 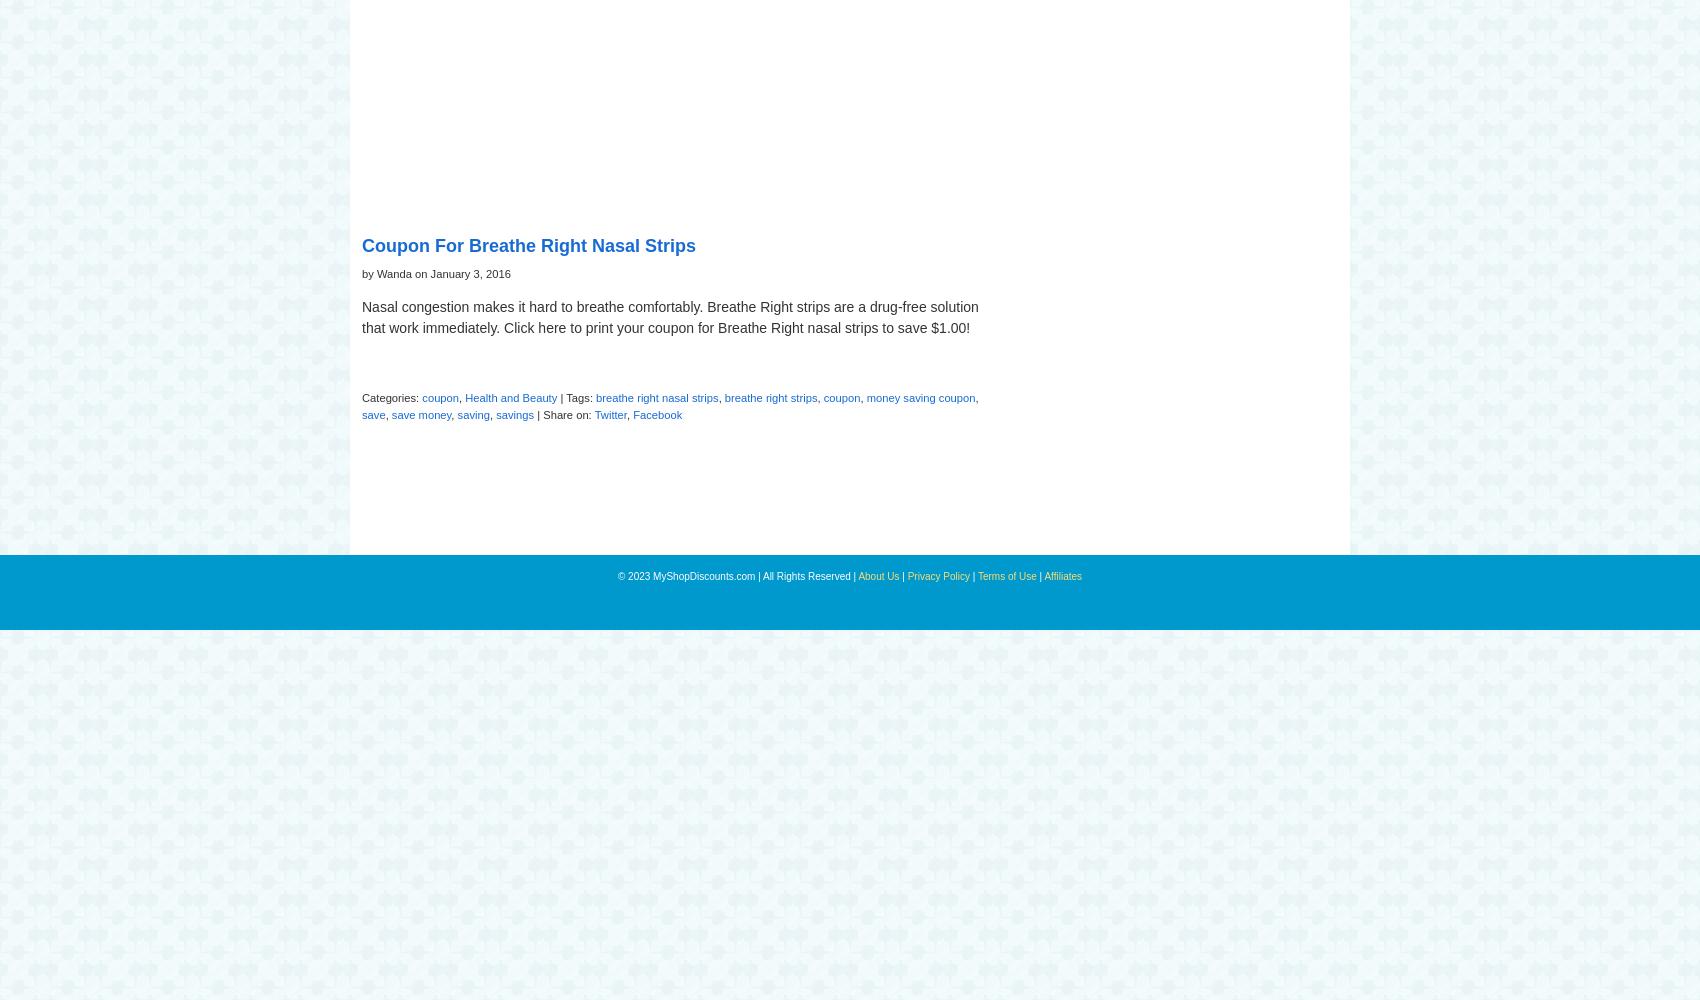 I want to click on '| All Rights Reserved |', so click(x=807, y=574).